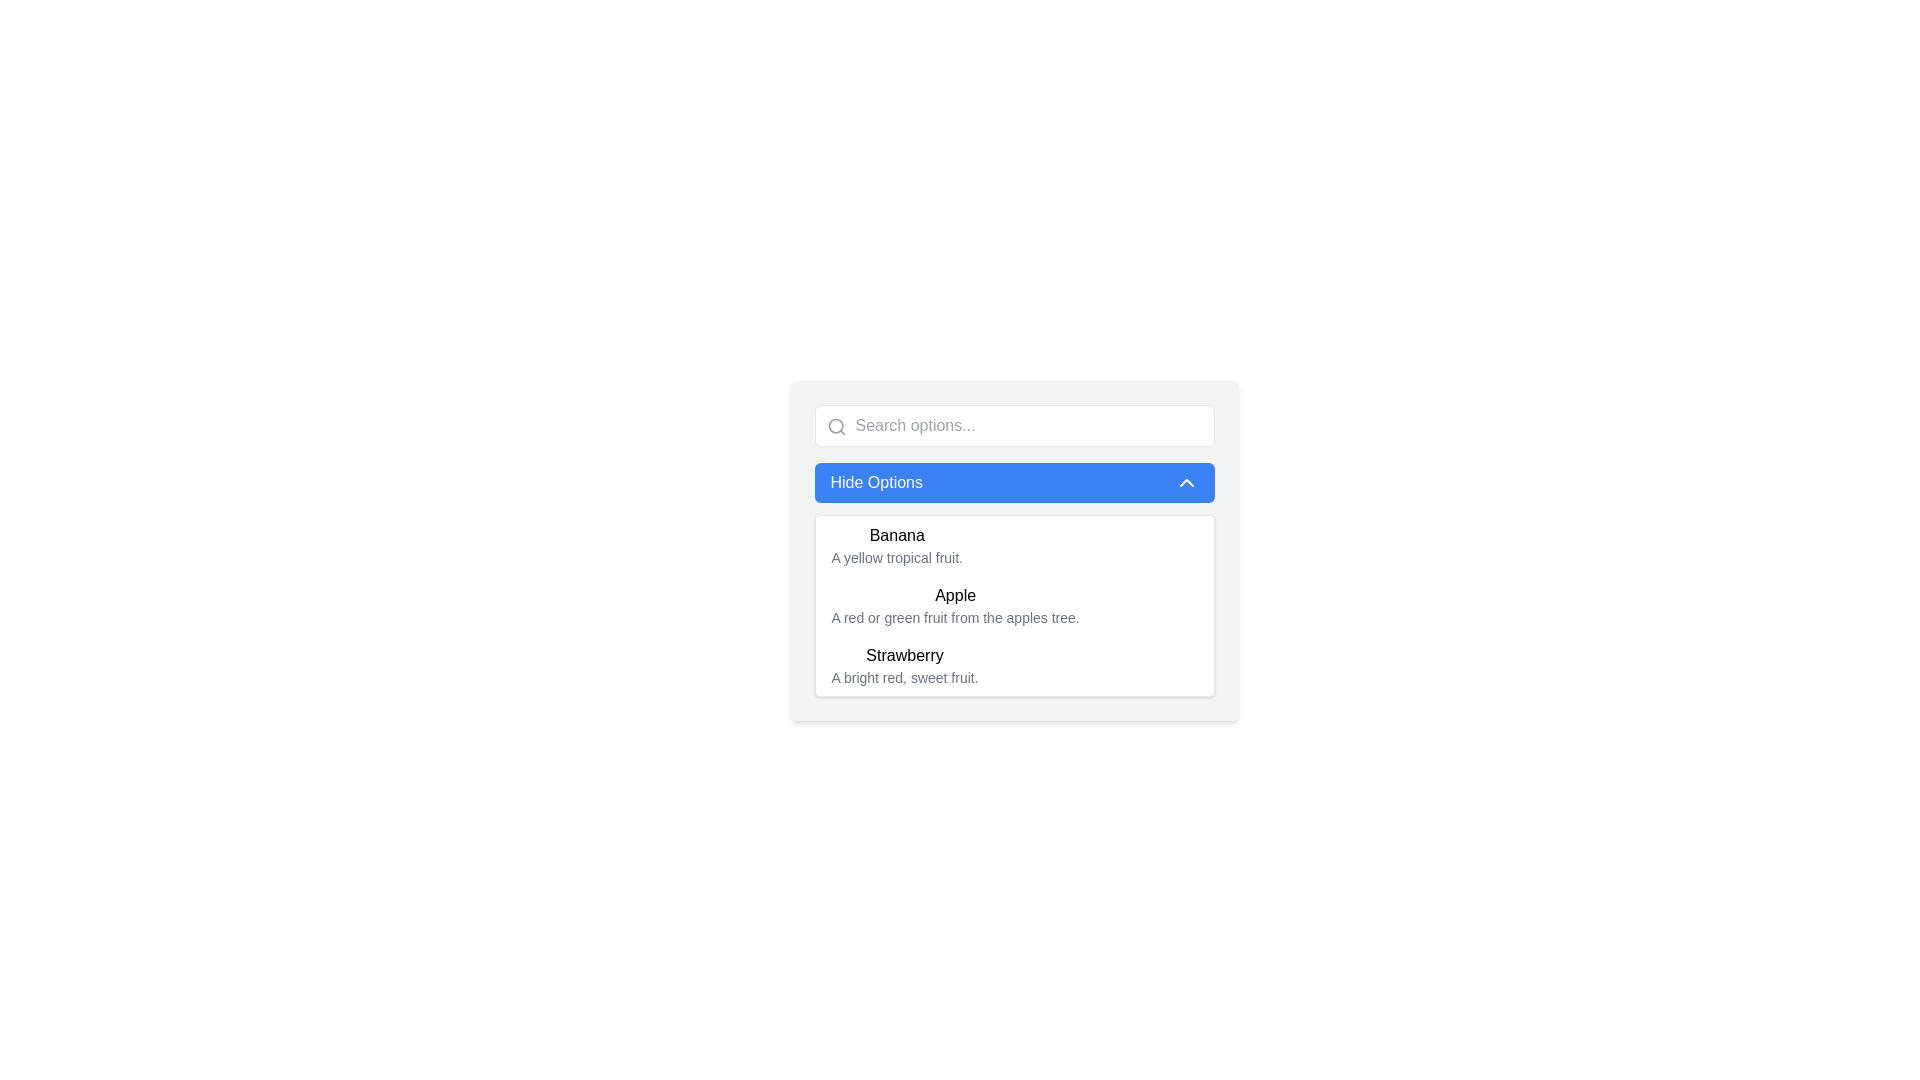 This screenshot has width=1920, height=1080. What do you see at coordinates (896, 558) in the screenshot?
I see `the textual description 'A yellow tropical fruit.' that is styled with a gray font and is located below 'Banana' in the dropdown menu` at bounding box center [896, 558].